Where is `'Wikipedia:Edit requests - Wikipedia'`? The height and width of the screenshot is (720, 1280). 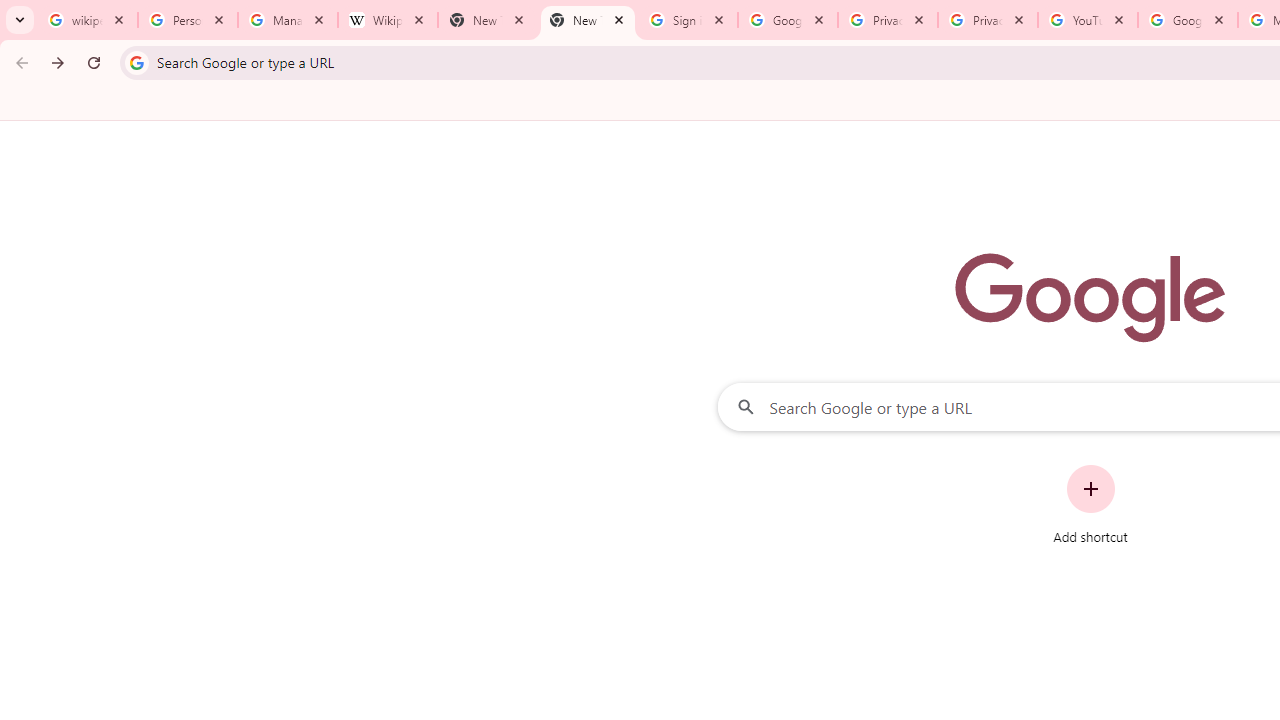 'Wikipedia:Edit requests - Wikipedia' is located at coordinates (387, 20).